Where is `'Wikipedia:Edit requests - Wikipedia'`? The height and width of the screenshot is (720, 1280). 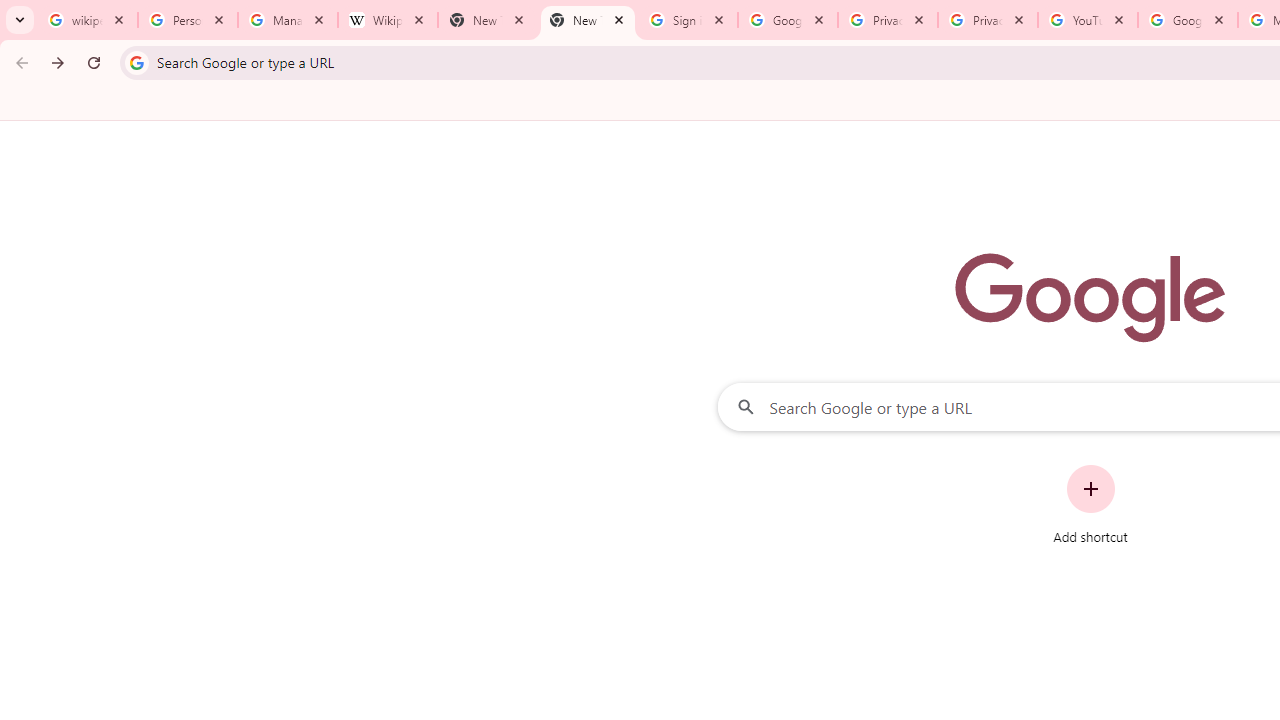 'Wikipedia:Edit requests - Wikipedia' is located at coordinates (387, 20).